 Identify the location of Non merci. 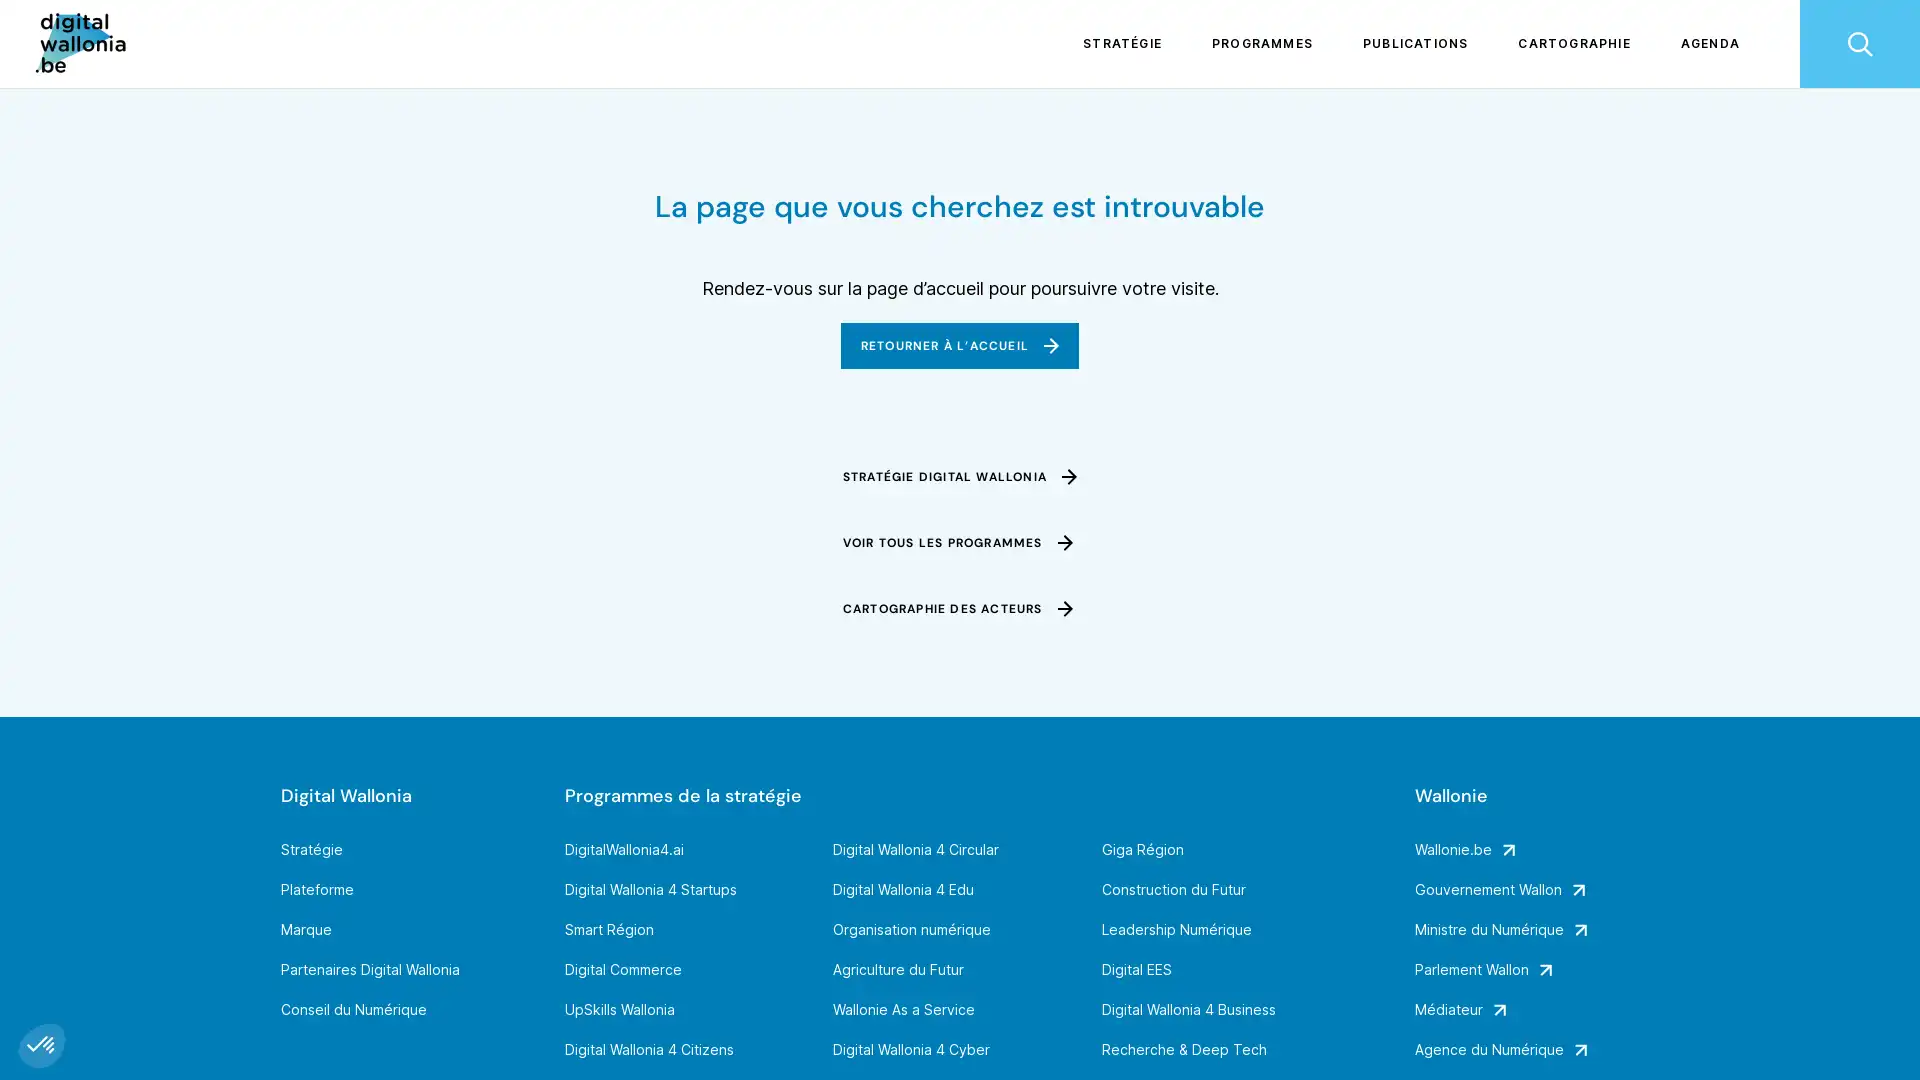
(89, 978).